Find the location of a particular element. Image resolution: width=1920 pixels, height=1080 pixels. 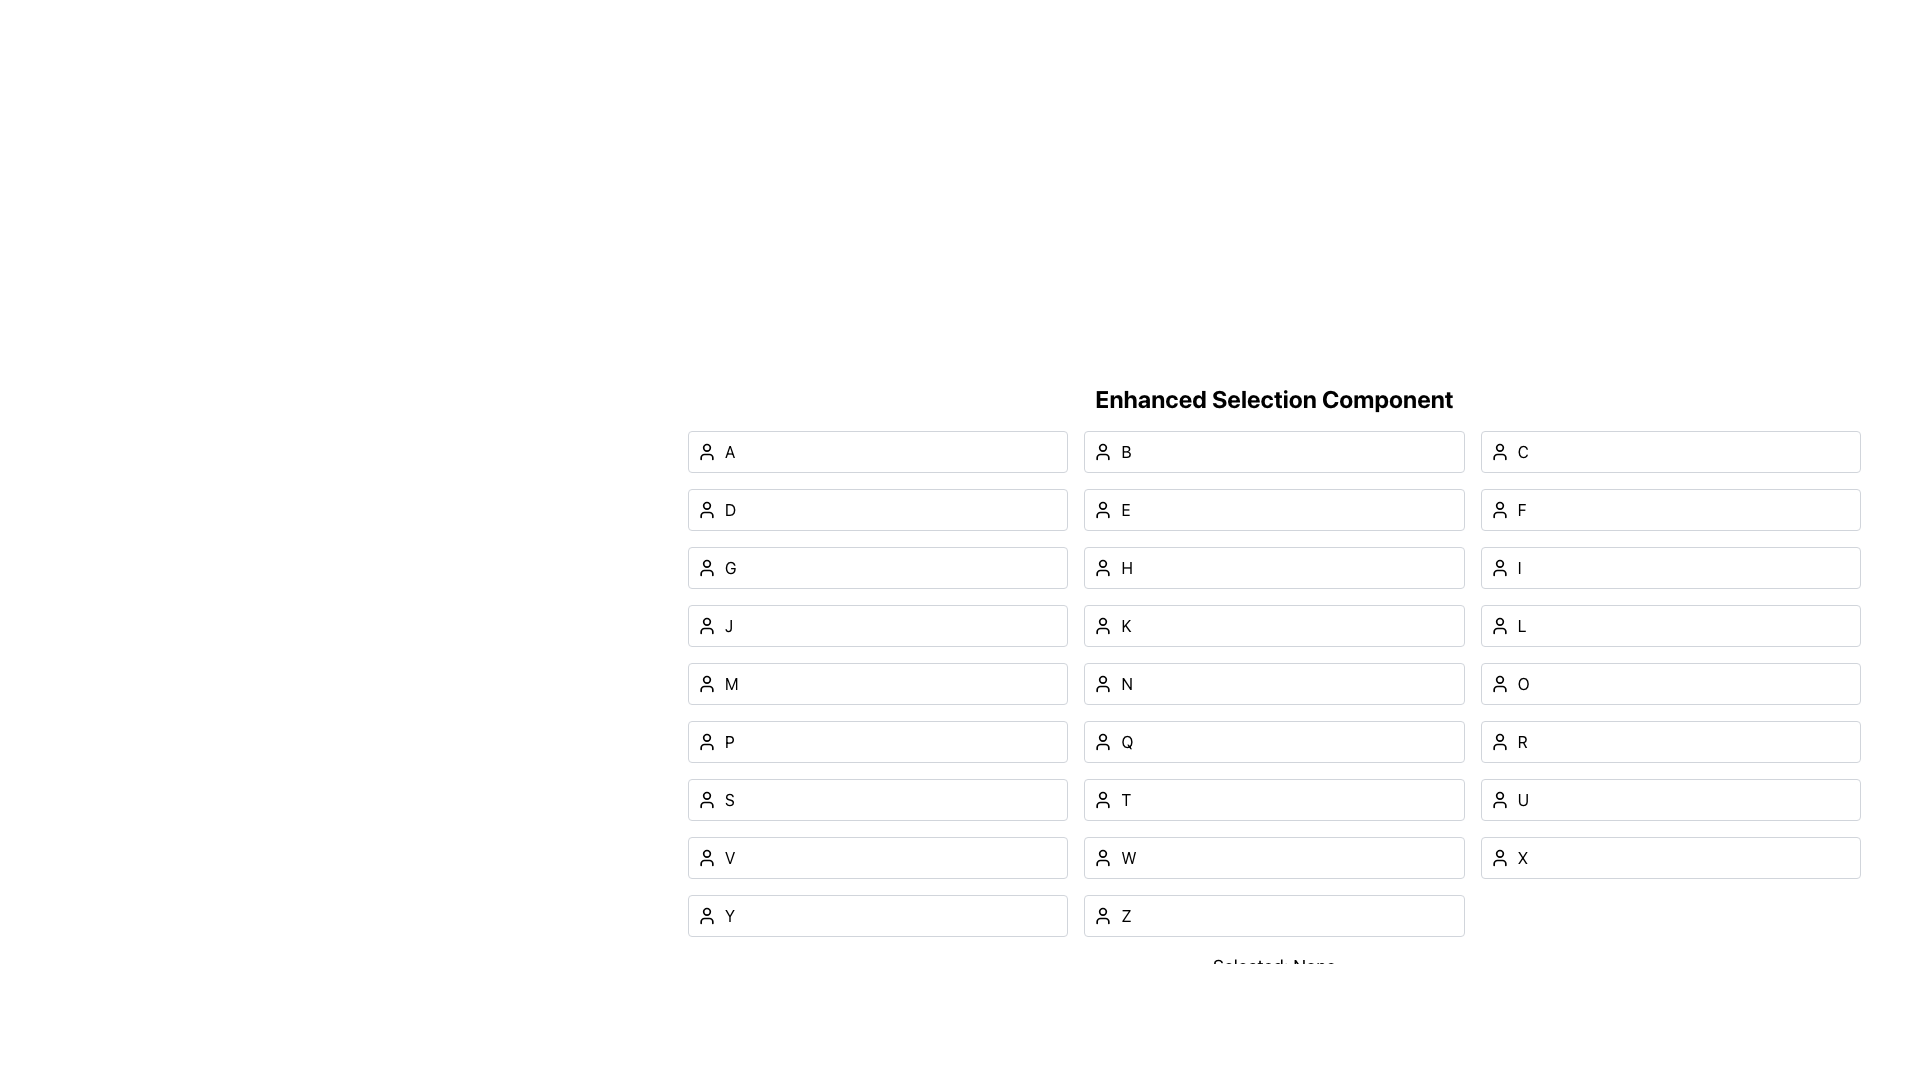

the user silhouette icon located in the fourth row and first column of the grid, which is outlined and has a transparent background is located at coordinates (706, 624).